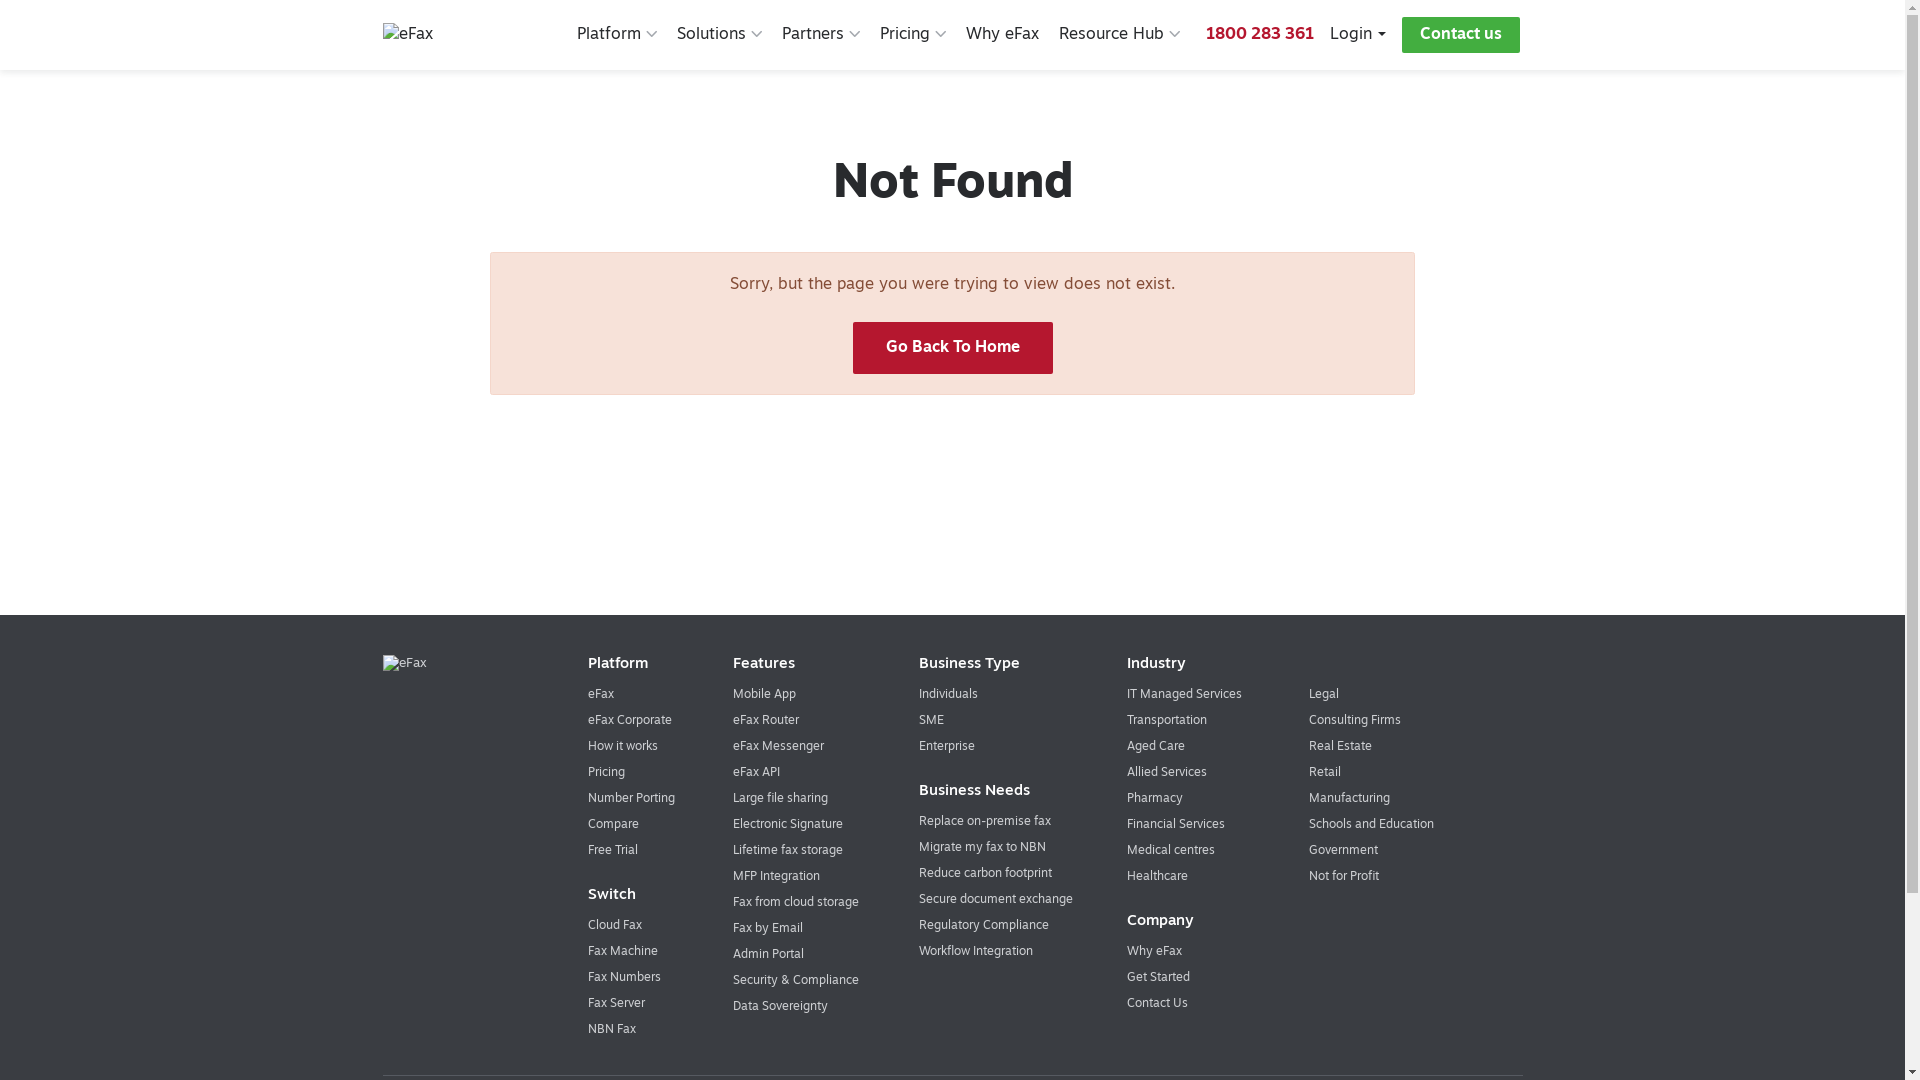  Describe the element at coordinates (786, 851) in the screenshot. I see `'Lifetime fax storage'` at that location.